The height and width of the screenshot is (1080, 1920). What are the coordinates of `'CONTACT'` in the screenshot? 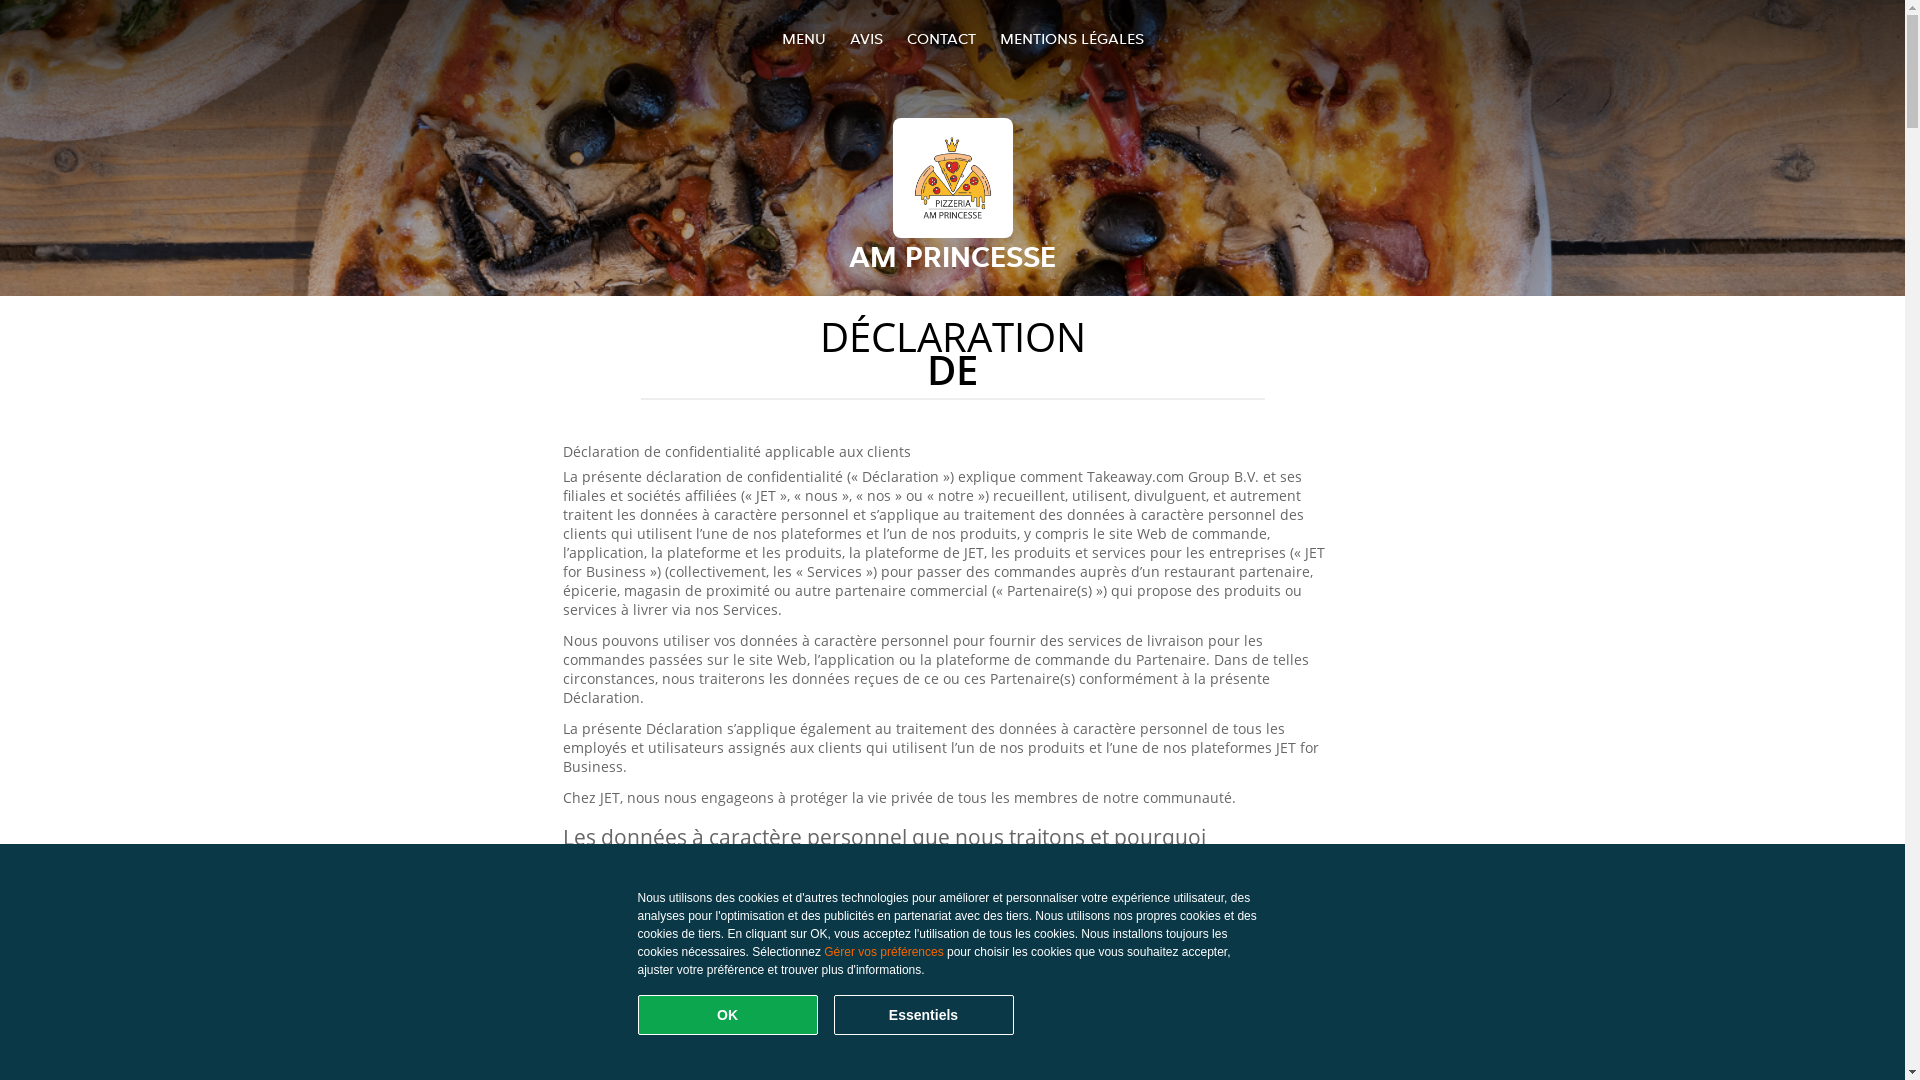 It's located at (939, 38).